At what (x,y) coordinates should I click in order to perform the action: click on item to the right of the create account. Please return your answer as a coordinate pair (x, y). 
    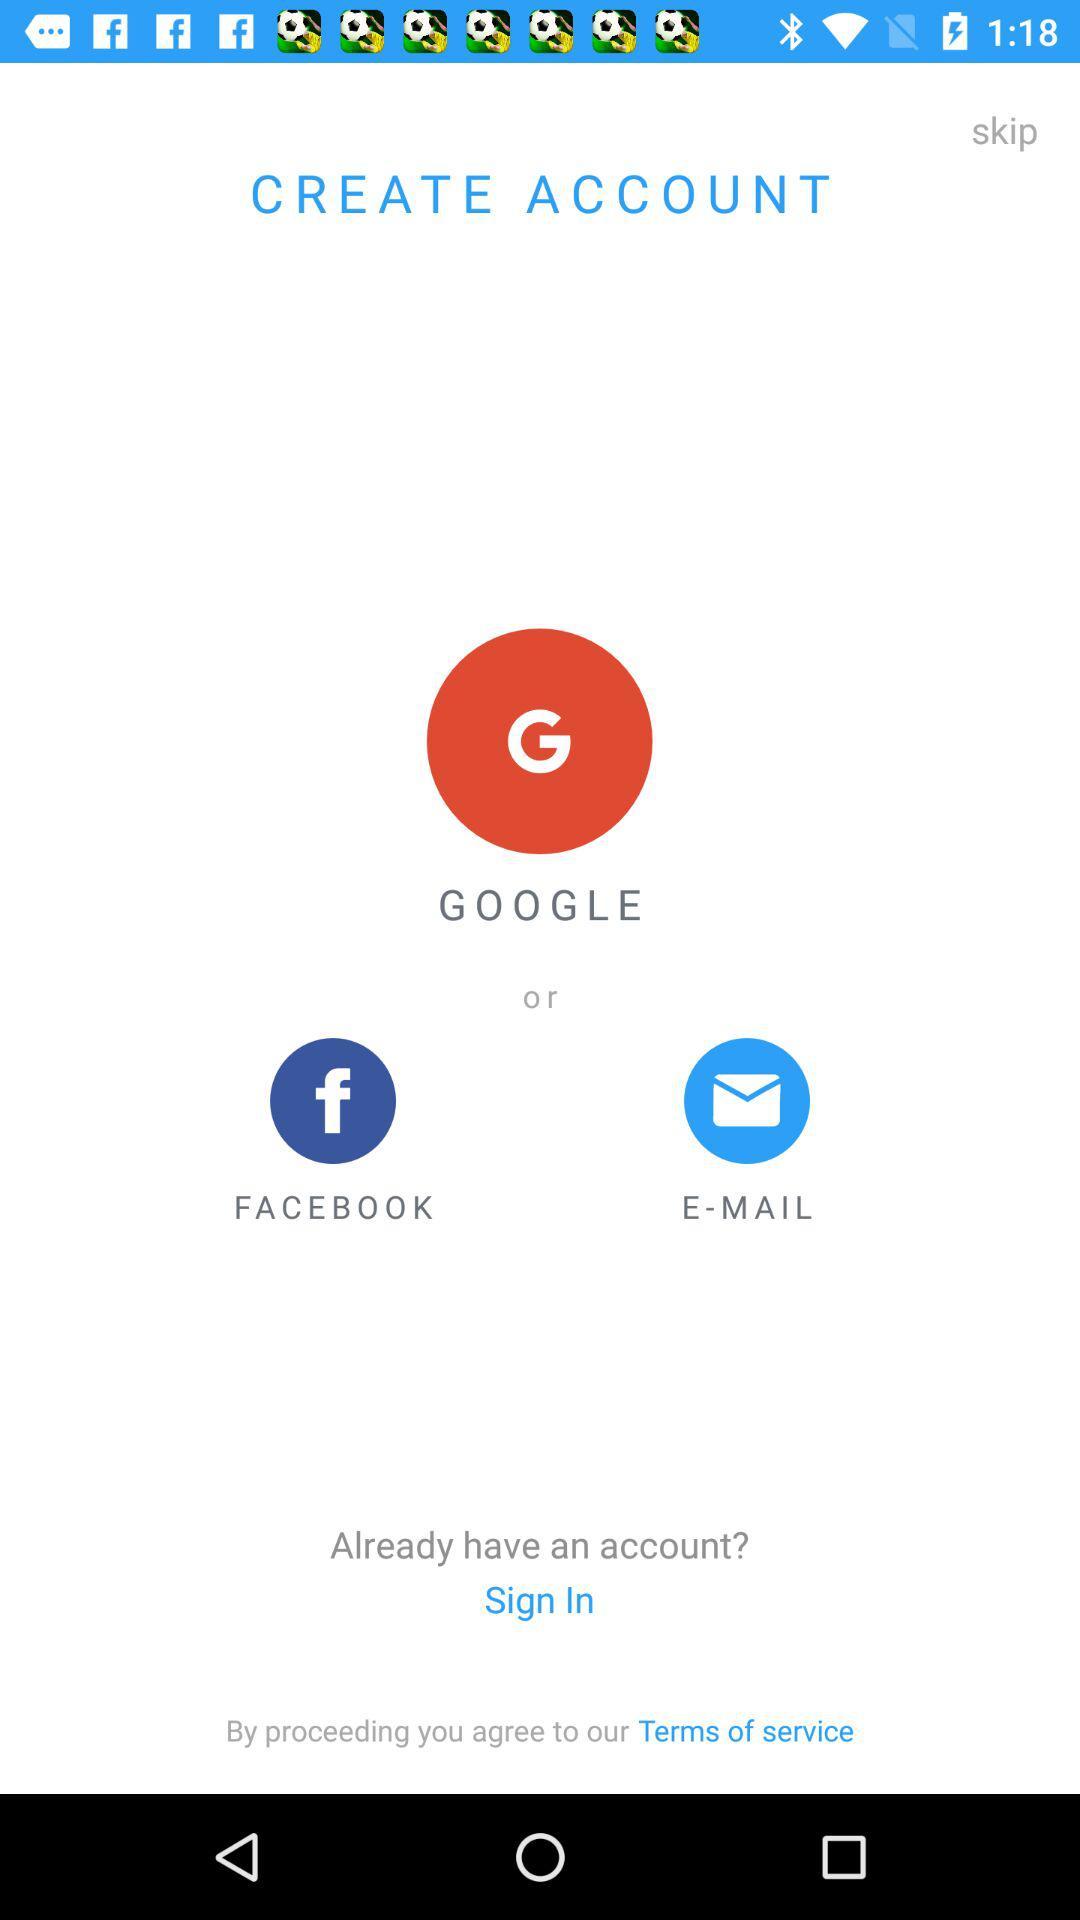
    Looking at the image, I should click on (1004, 128).